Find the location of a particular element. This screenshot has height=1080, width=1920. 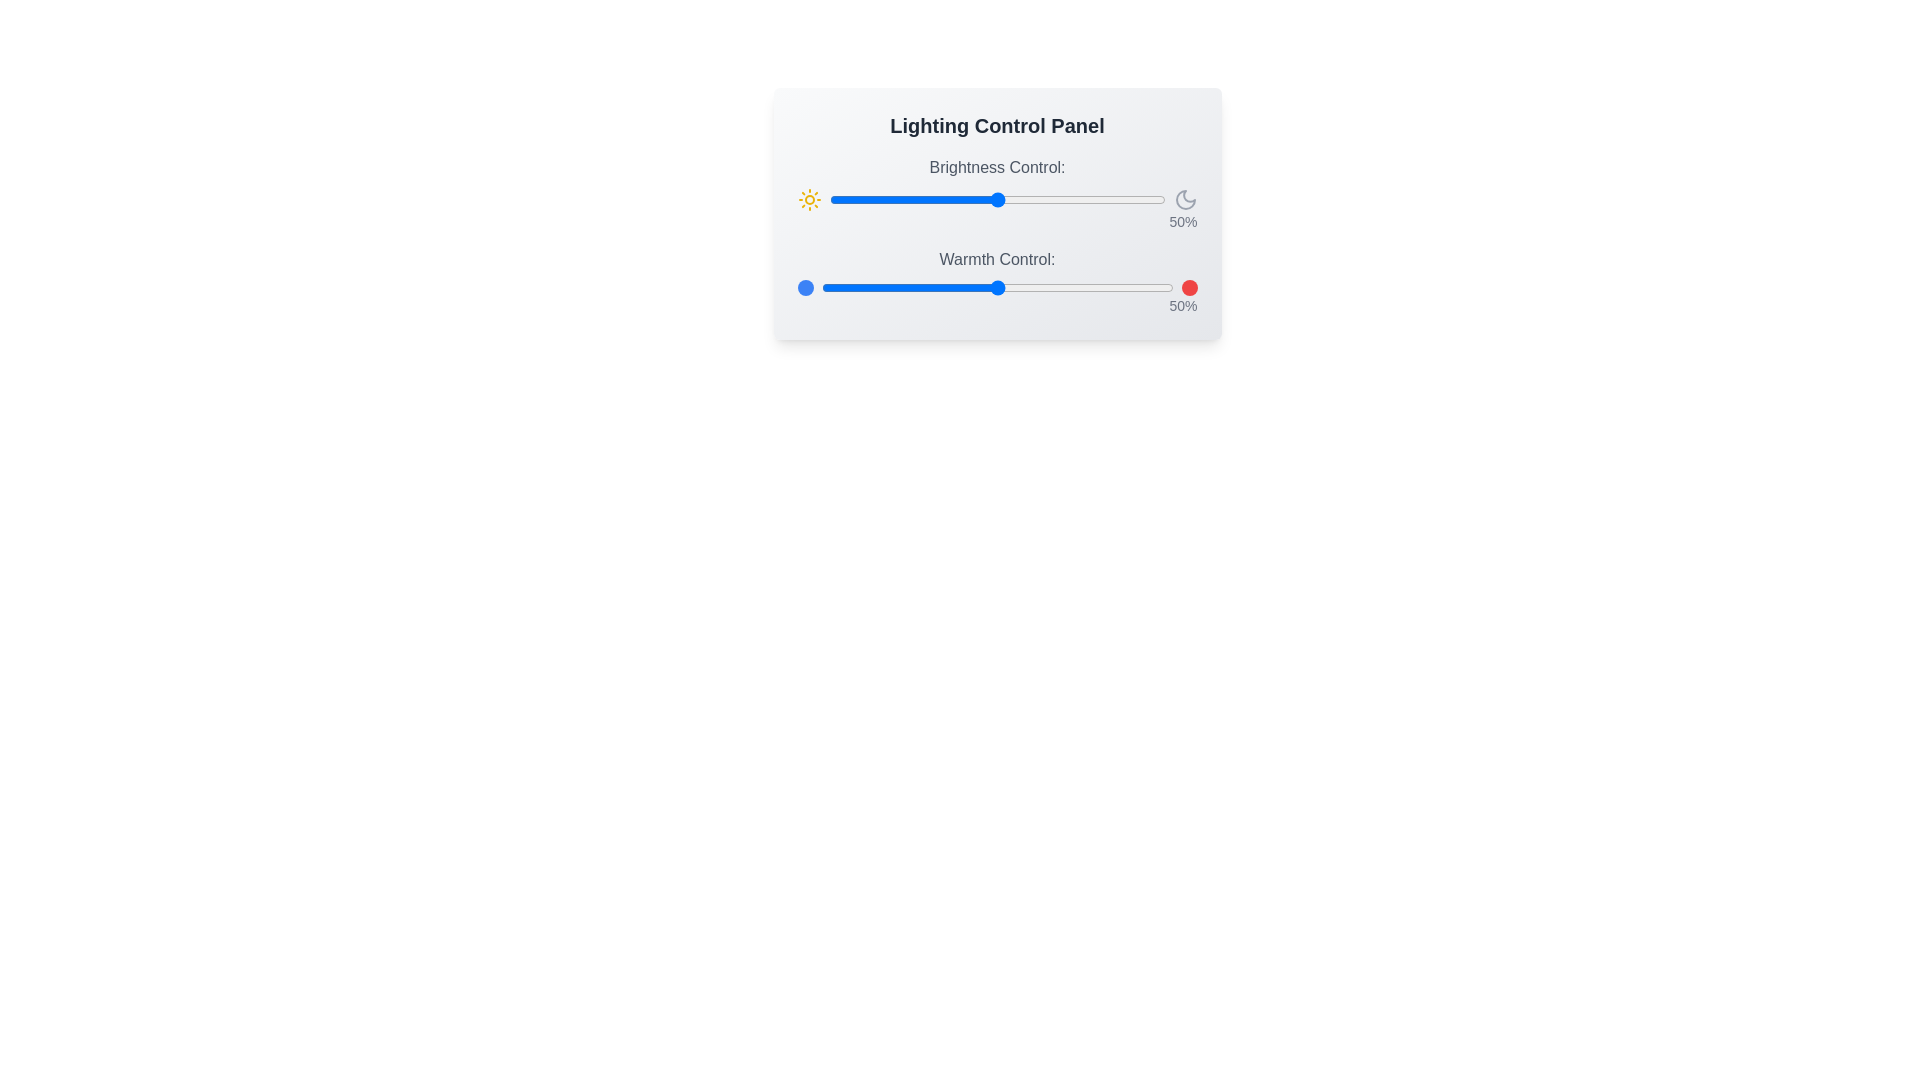

the sun icon representing brightness adjustment in the top-left area of the Lighting Control Panel is located at coordinates (809, 200).